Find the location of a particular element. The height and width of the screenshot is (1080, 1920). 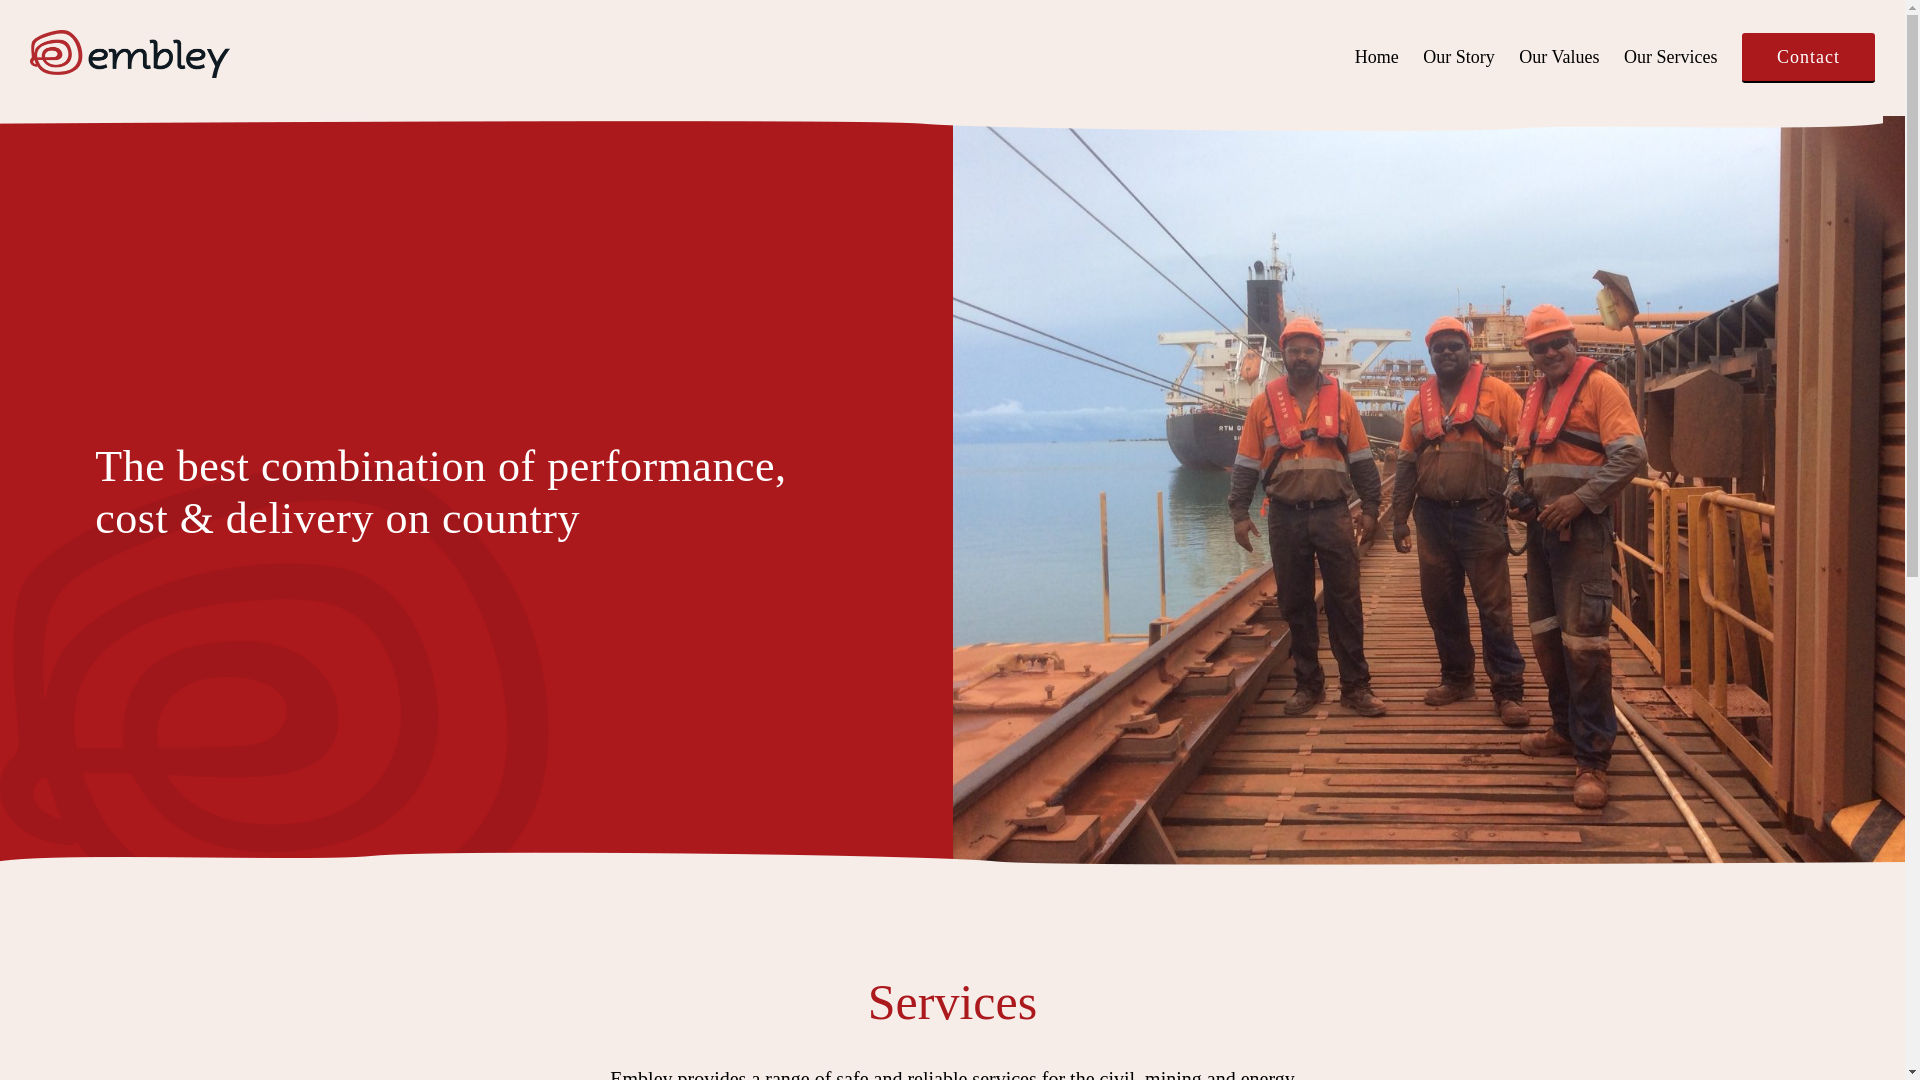

'Our Services' is located at coordinates (1670, 56).